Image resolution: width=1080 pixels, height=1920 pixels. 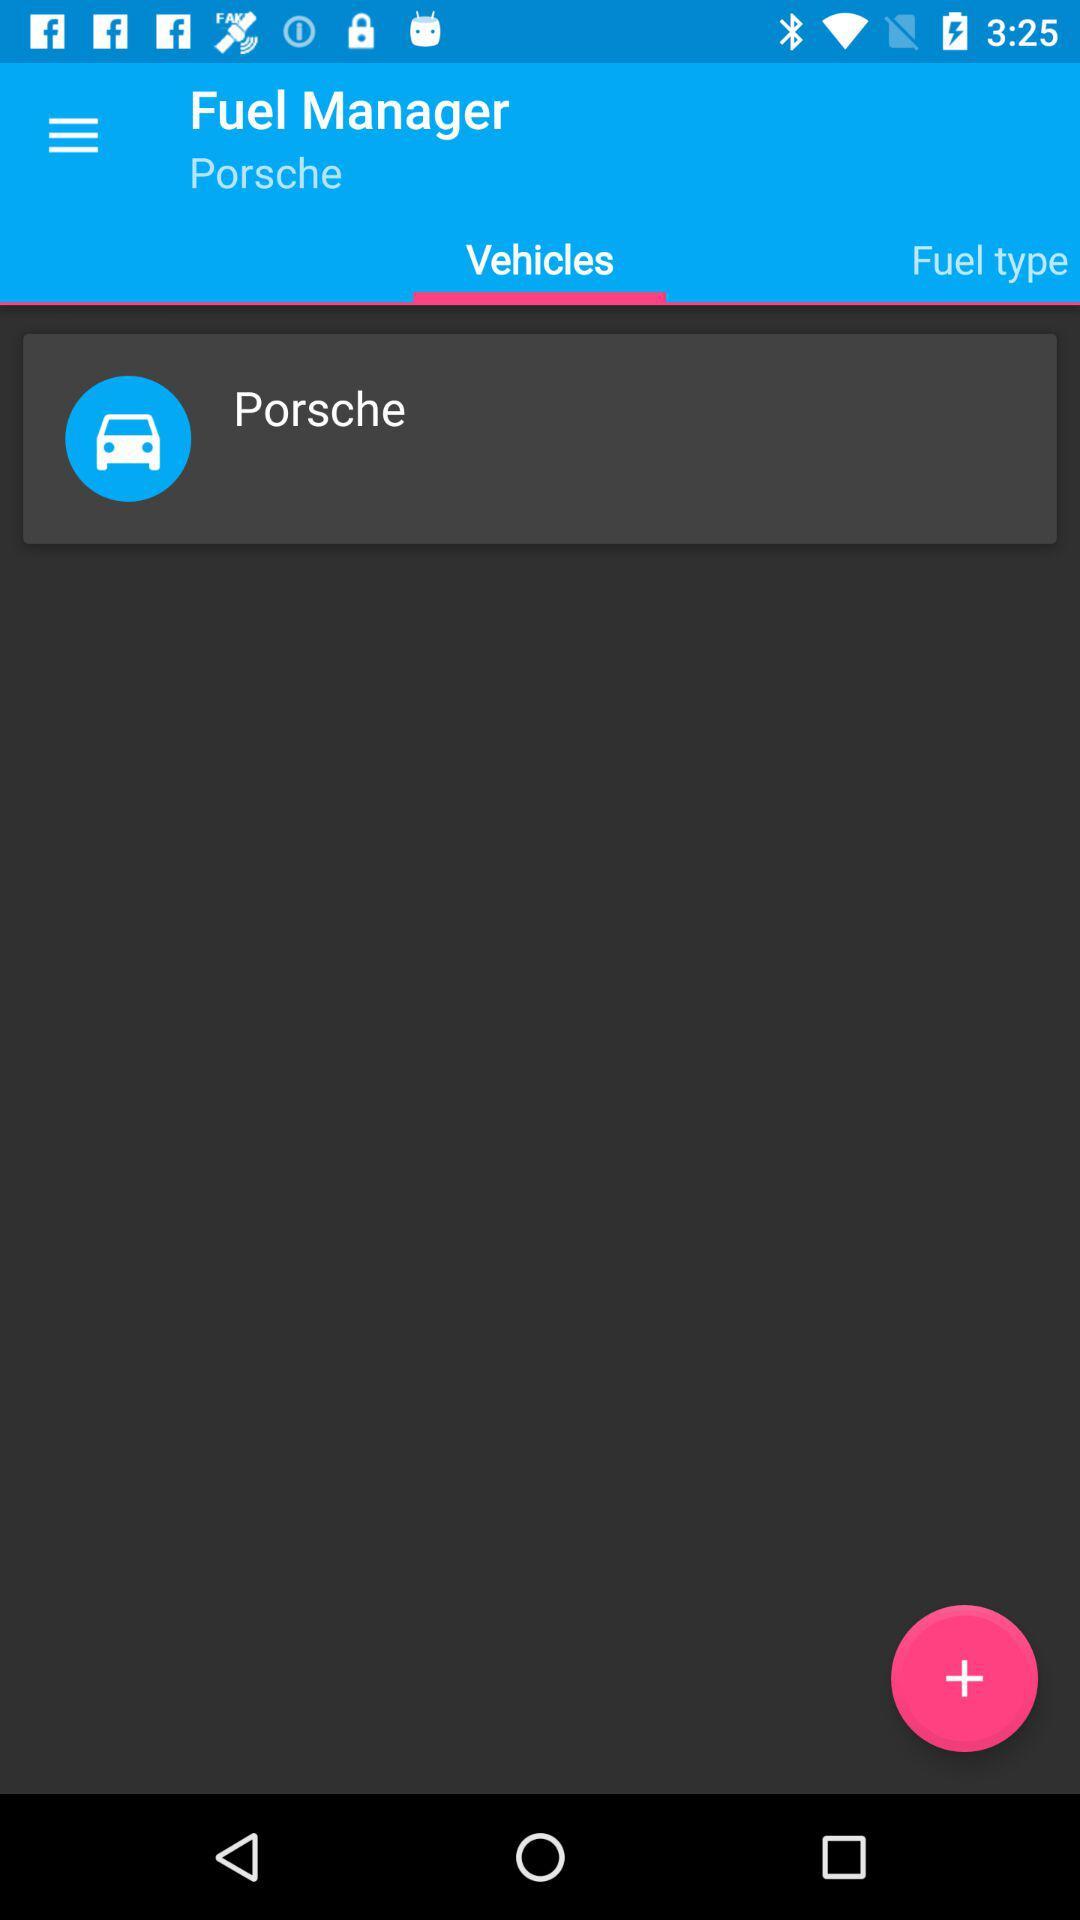 I want to click on icon to the left of the fuel manager item, so click(x=72, y=135).